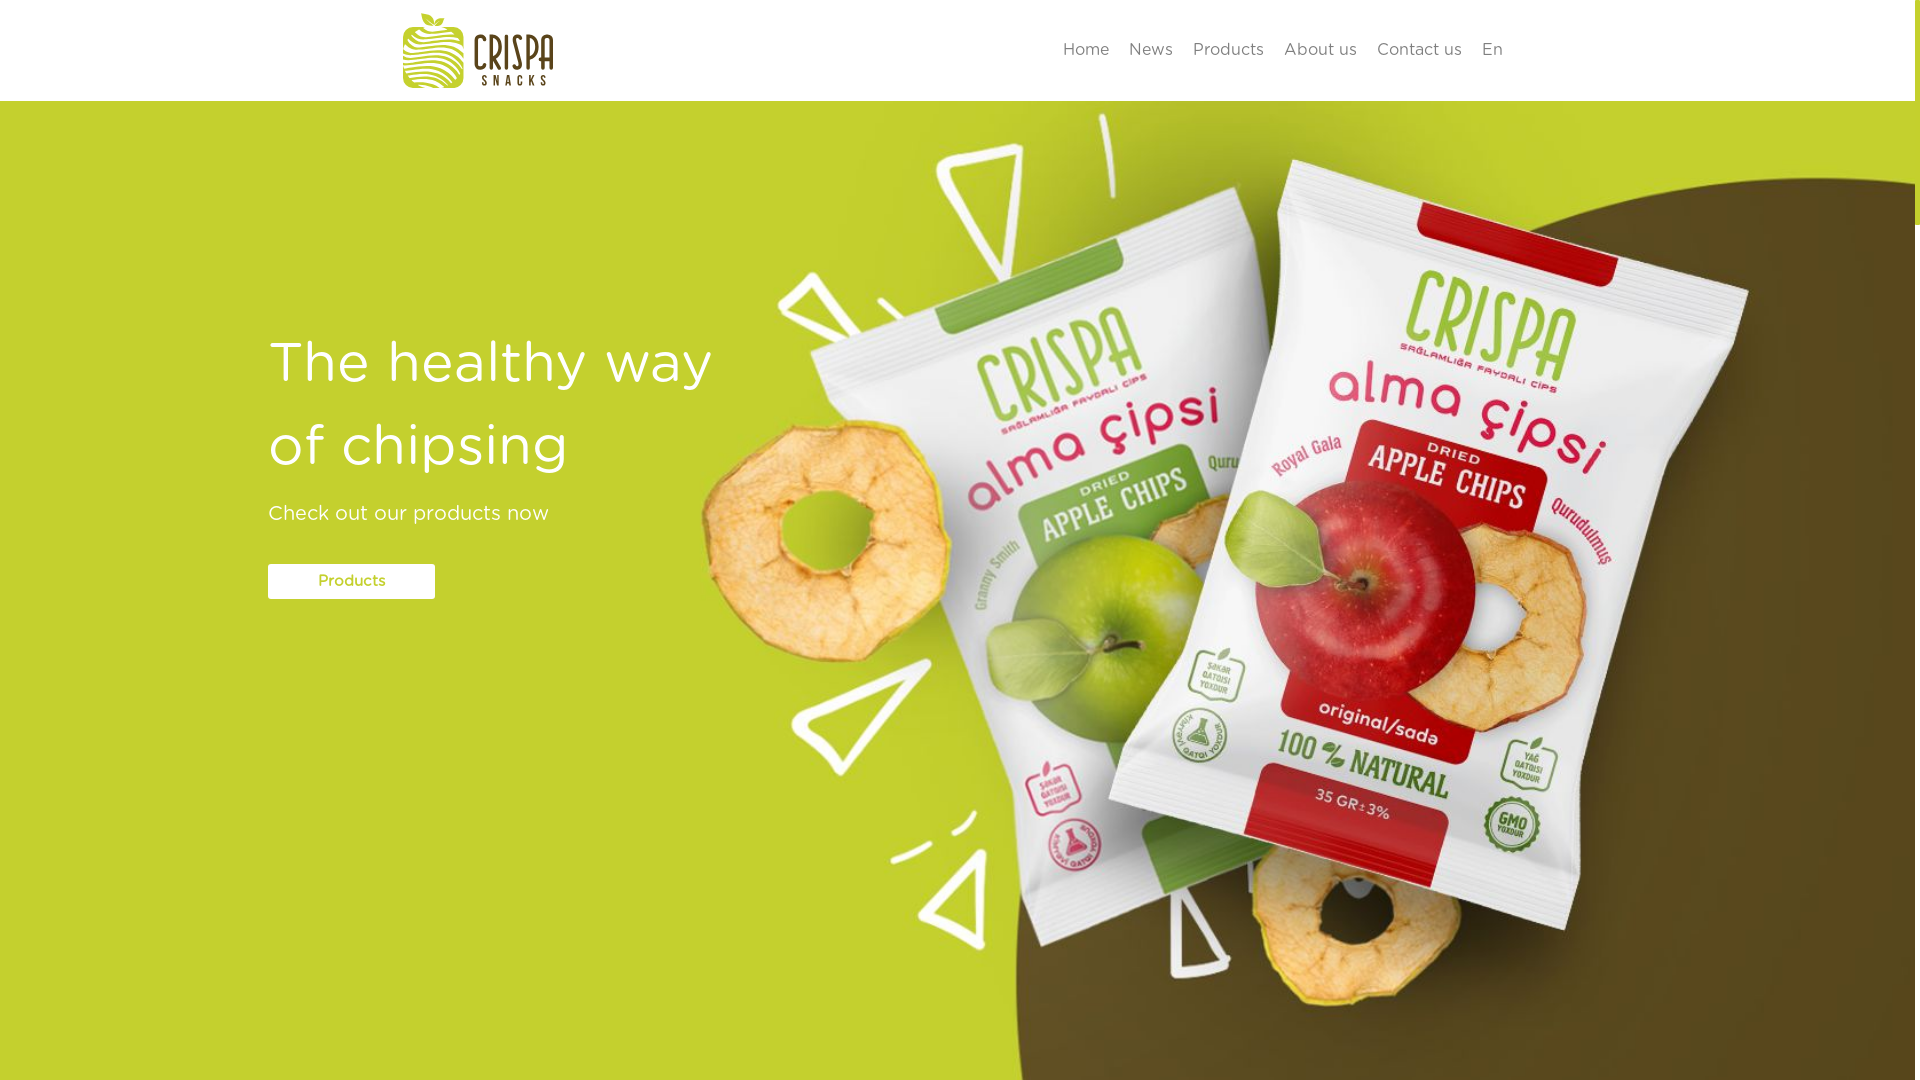 This screenshot has width=1920, height=1080. What do you see at coordinates (1417, 49) in the screenshot?
I see `'Contact us'` at bounding box center [1417, 49].